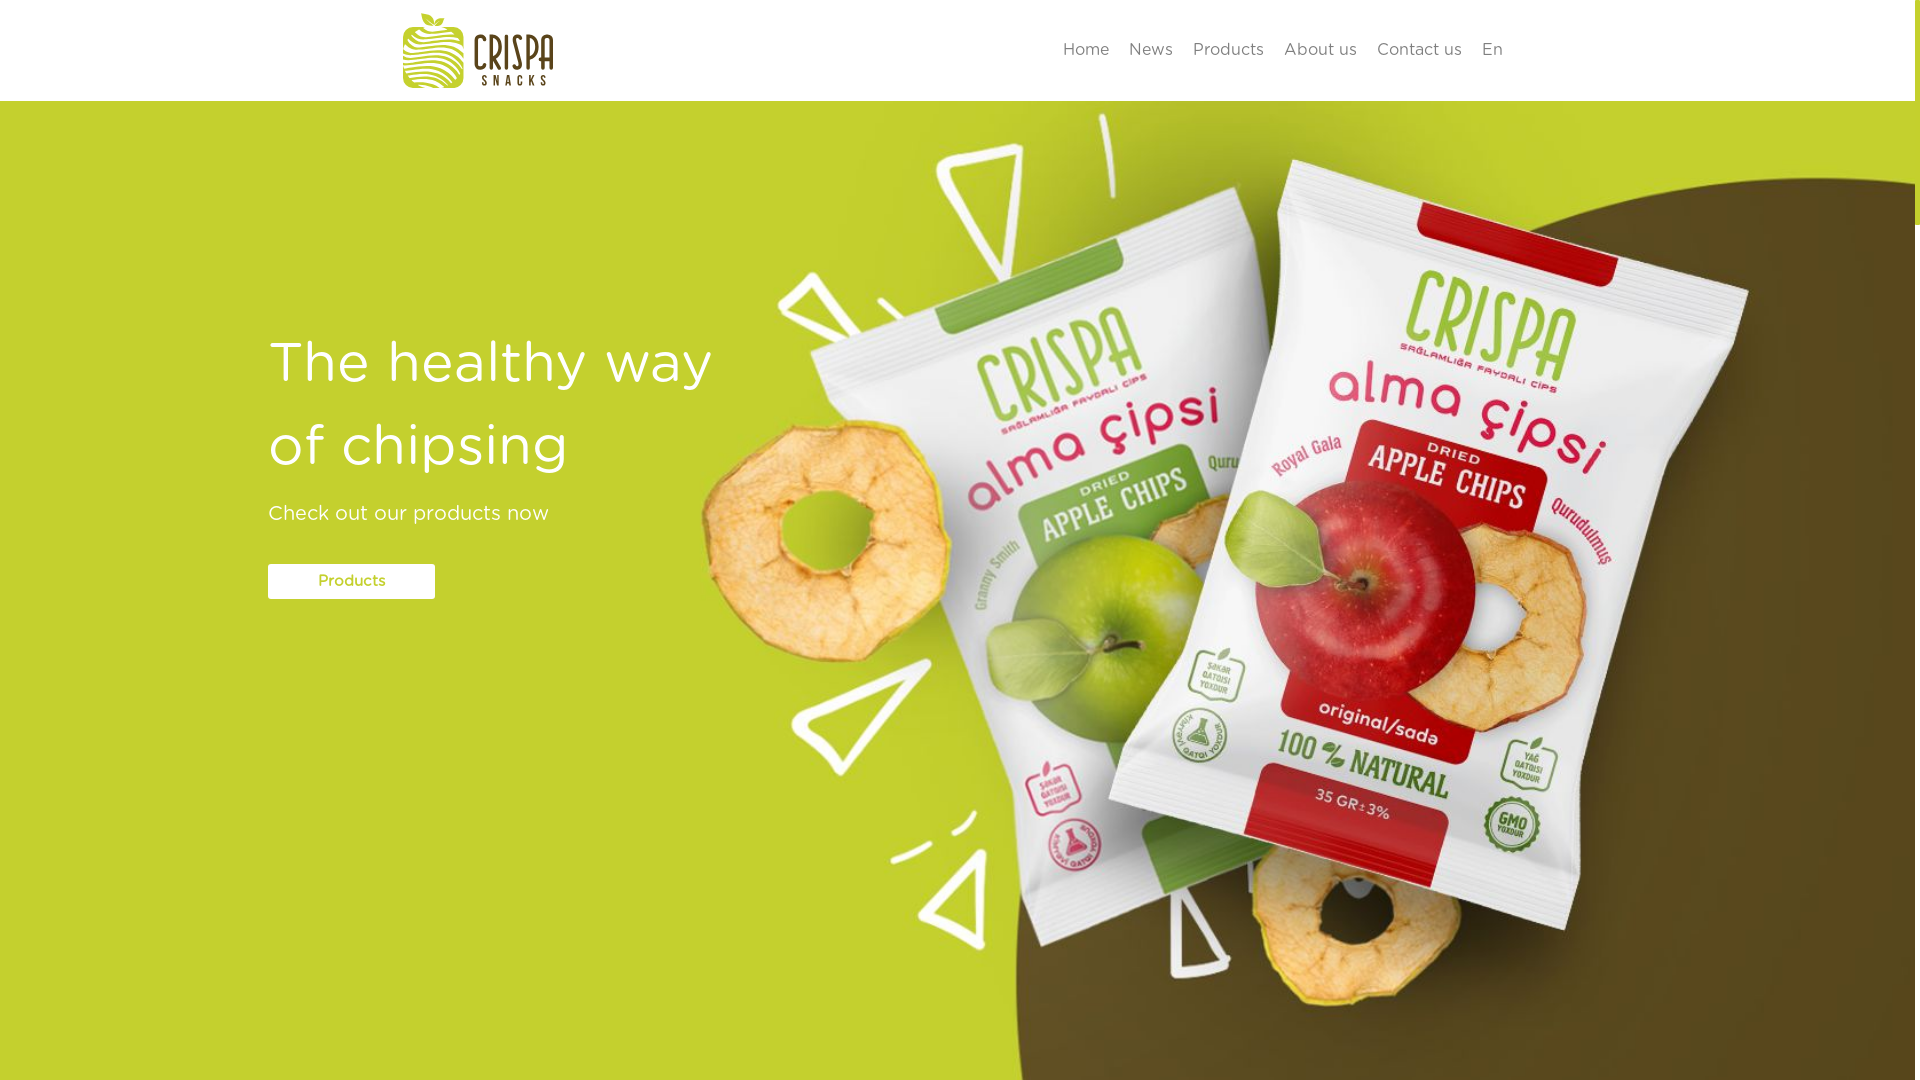 This screenshot has width=1920, height=1080. What do you see at coordinates (1417, 49) in the screenshot?
I see `'Contact us'` at bounding box center [1417, 49].